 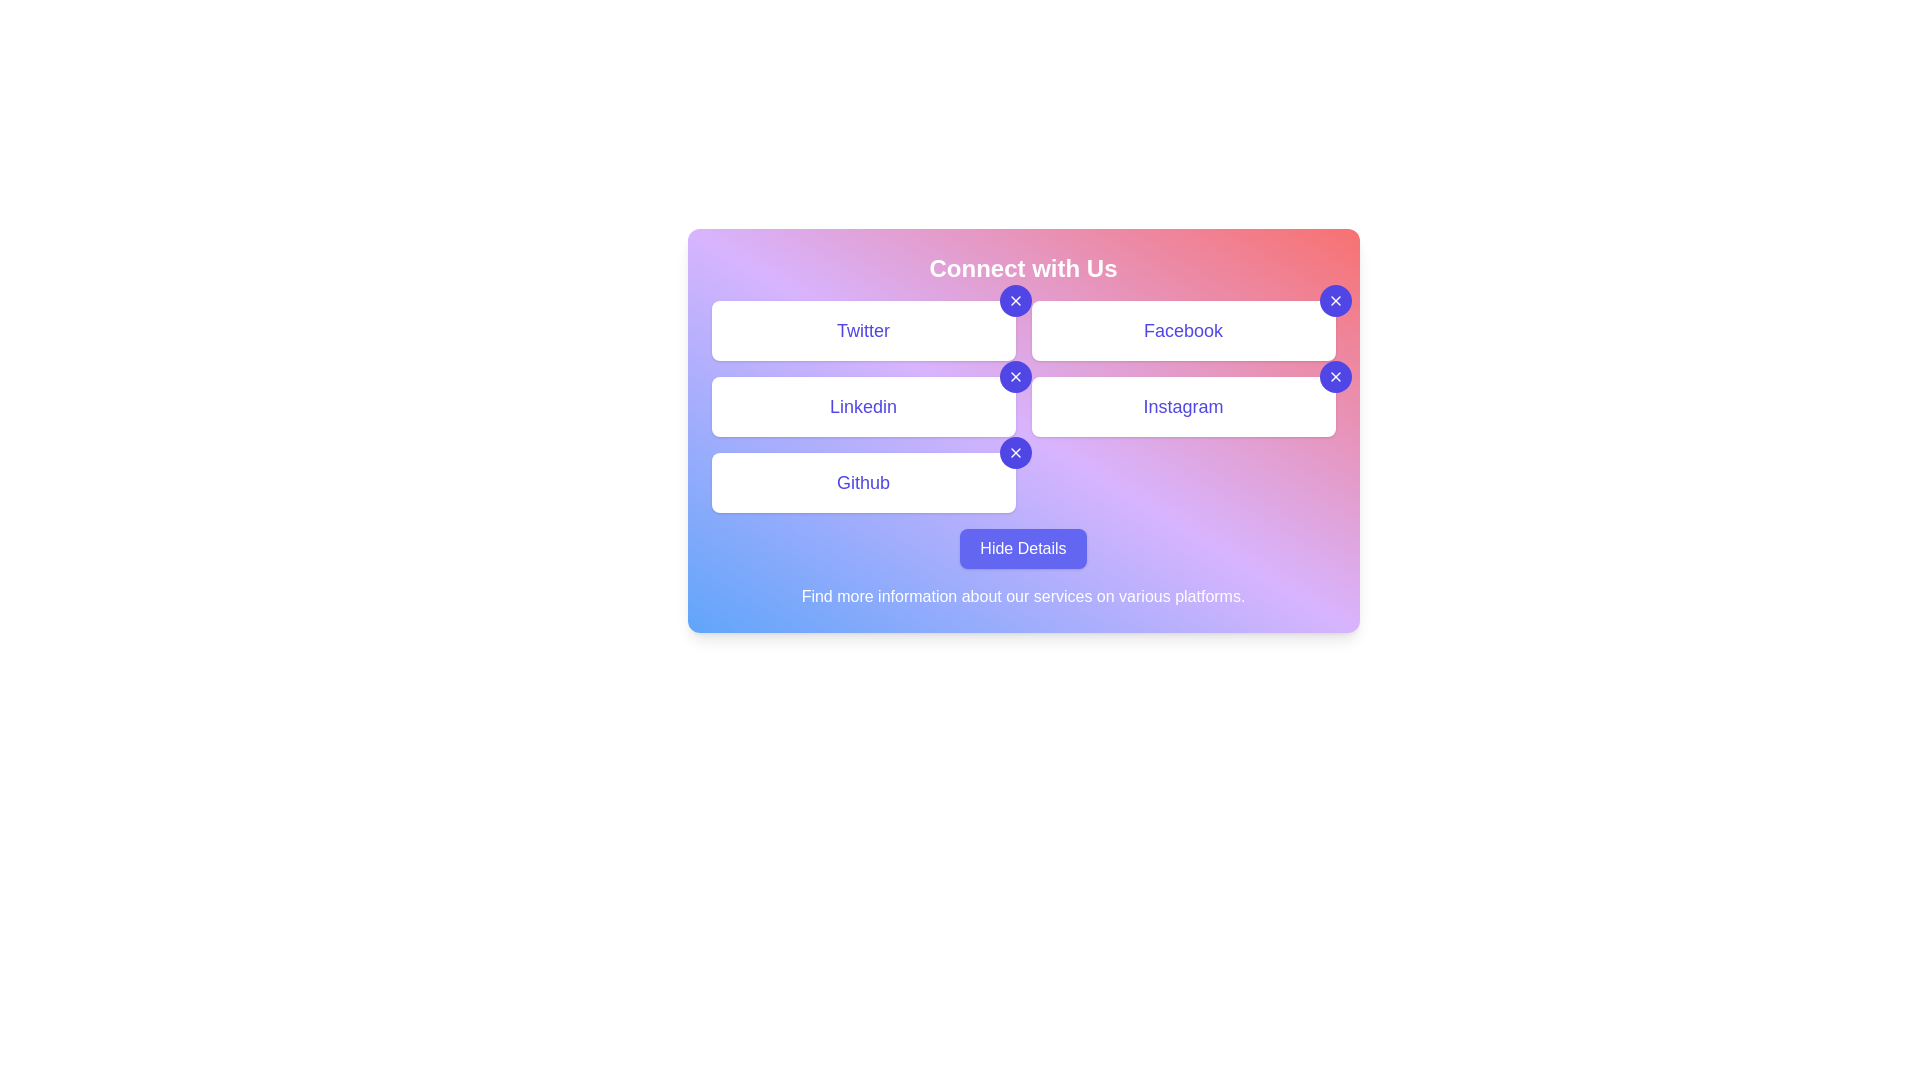 I want to click on the close or delete button located at the top-right corner of the 'Twitter' entry, so click(x=1015, y=300).